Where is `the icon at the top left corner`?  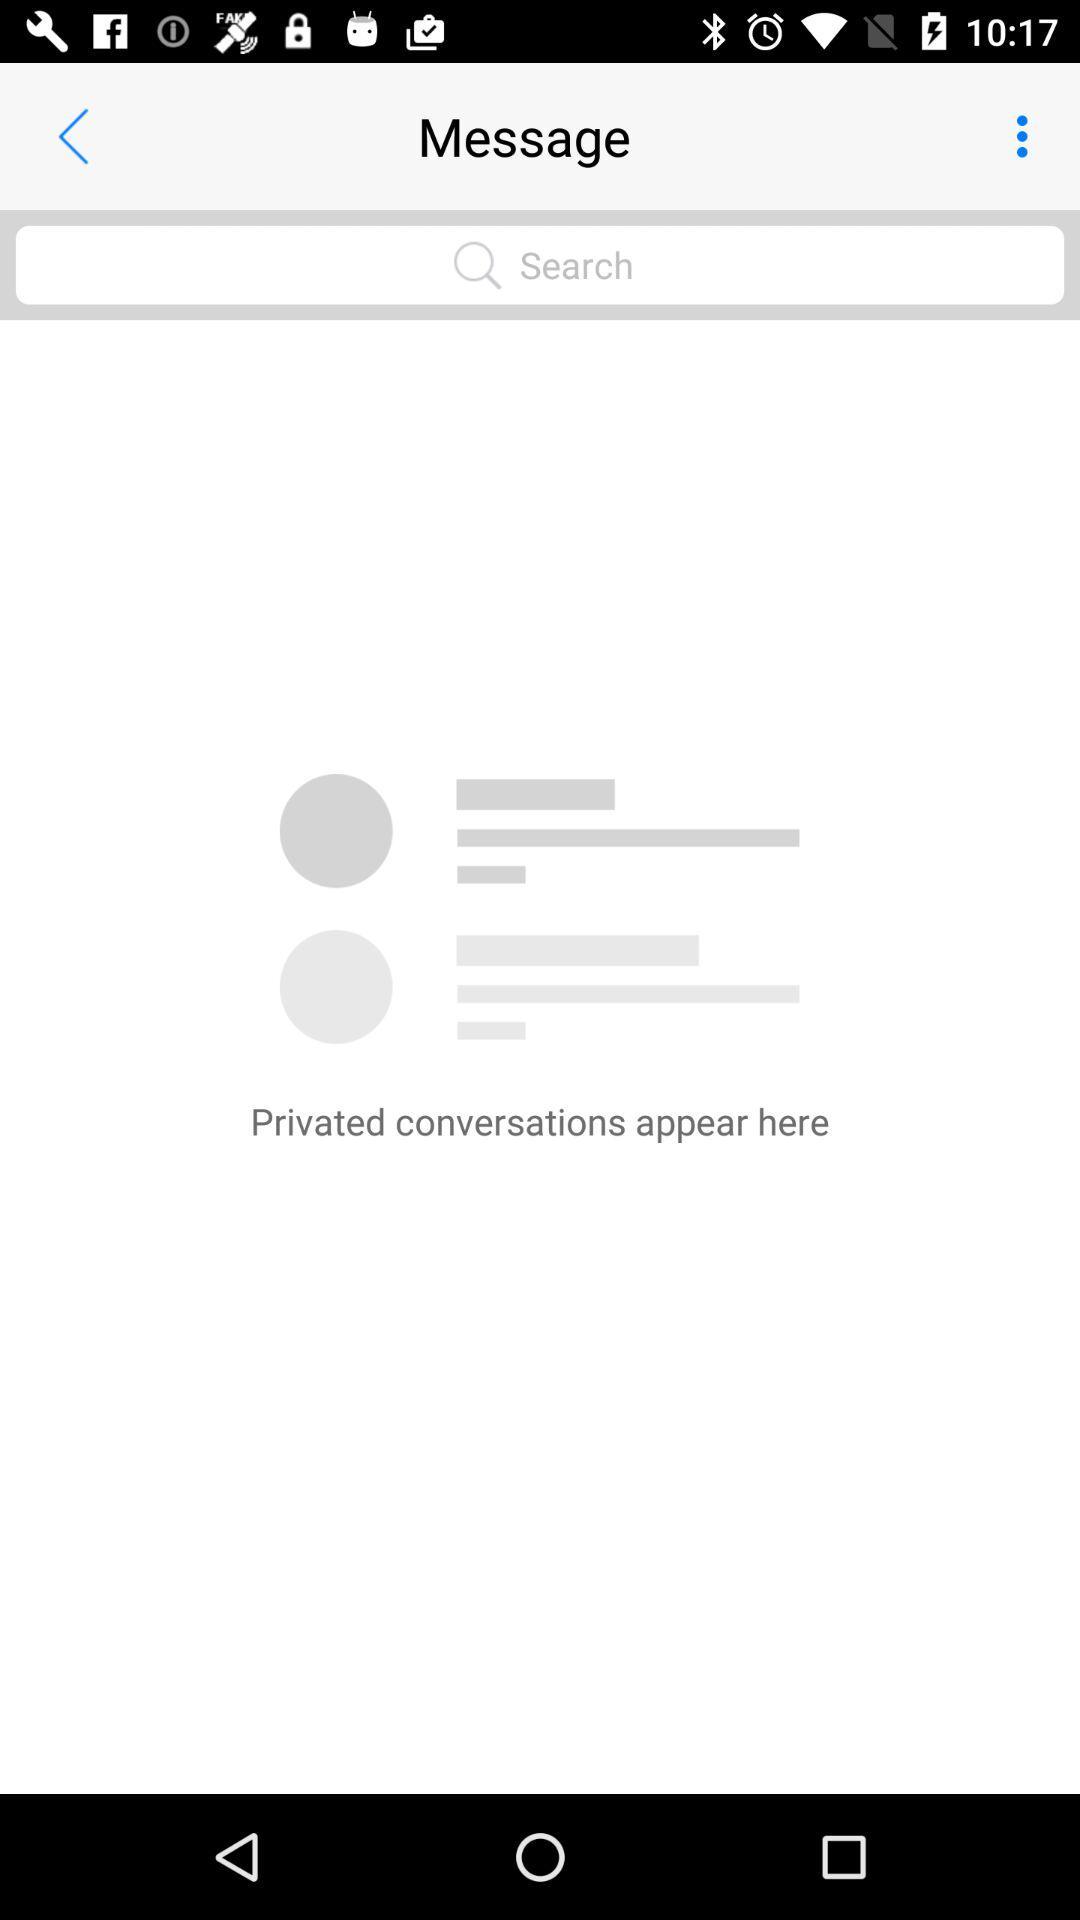
the icon at the top left corner is located at coordinates (72, 135).